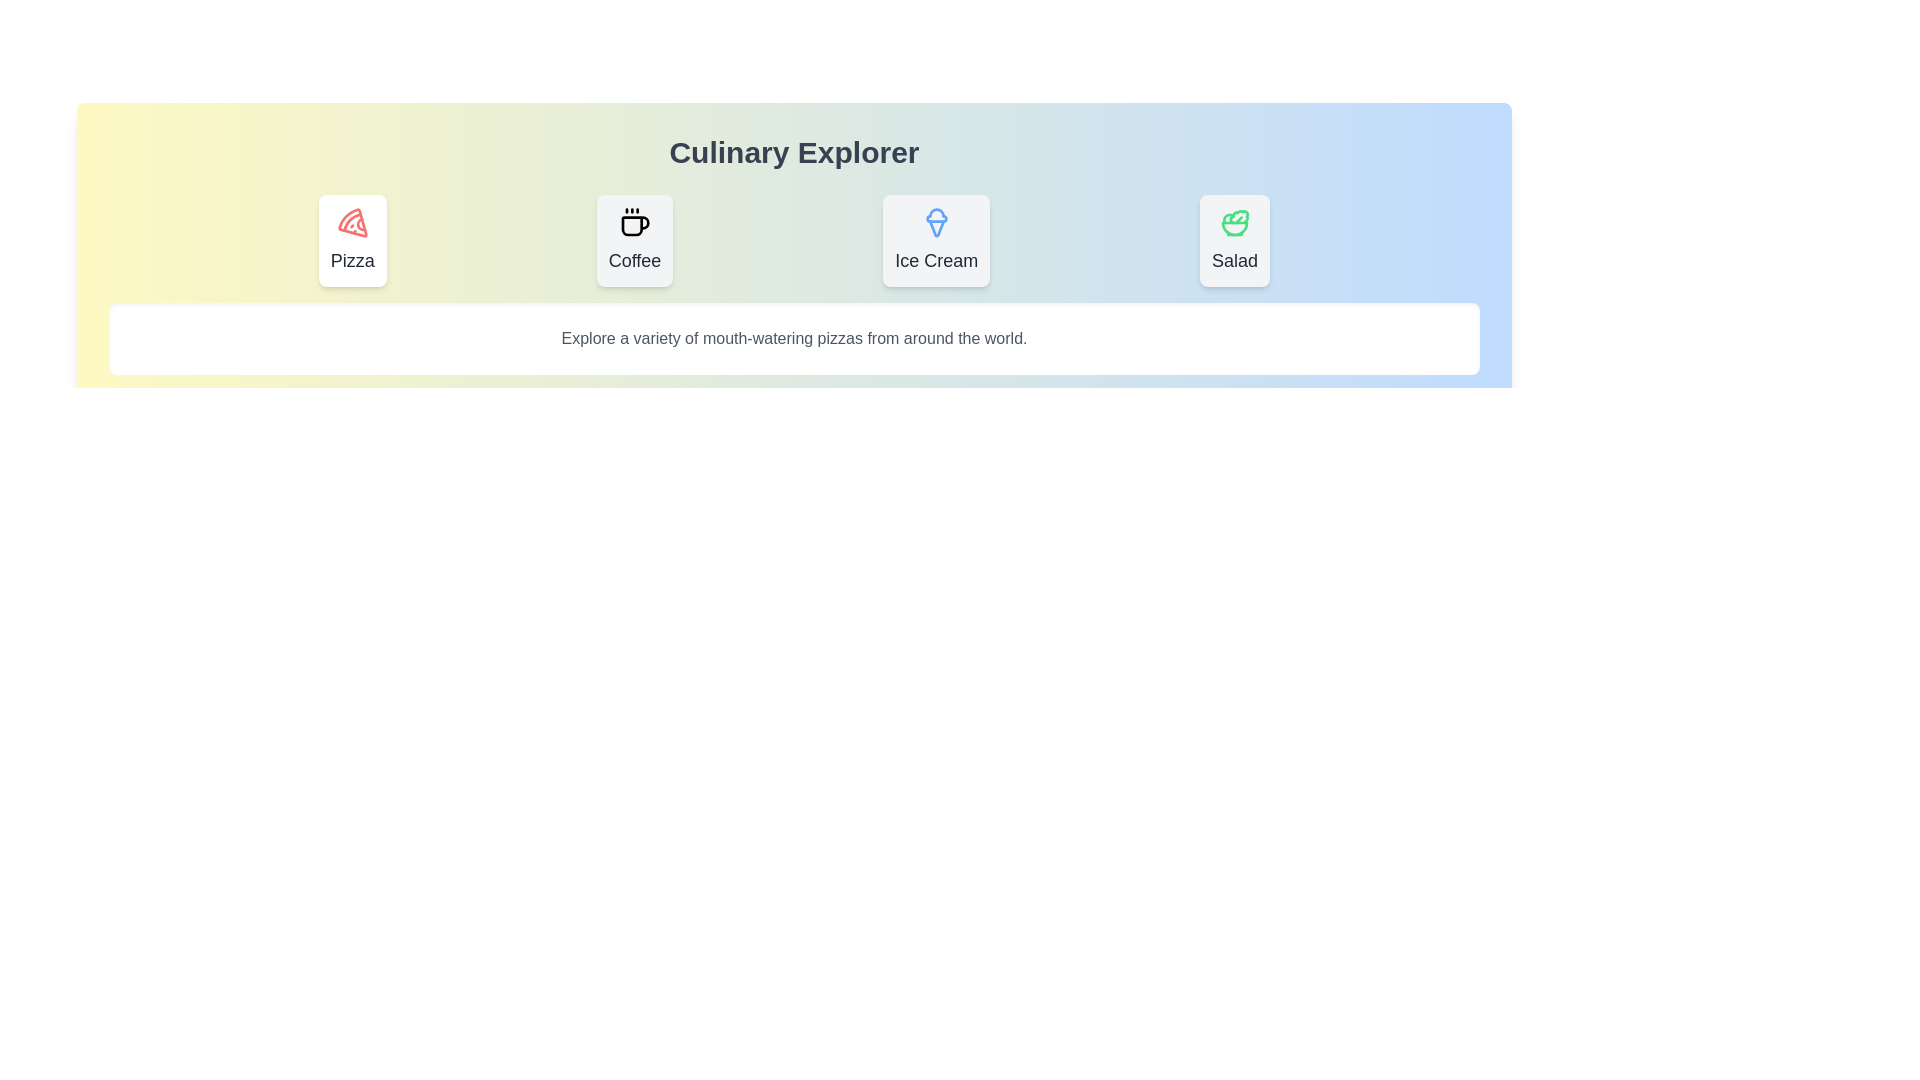 This screenshot has height=1080, width=1920. What do you see at coordinates (132, 326) in the screenshot?
I see `the text in the content area and copy it to the clipboard` at bounding box center [132, 326].